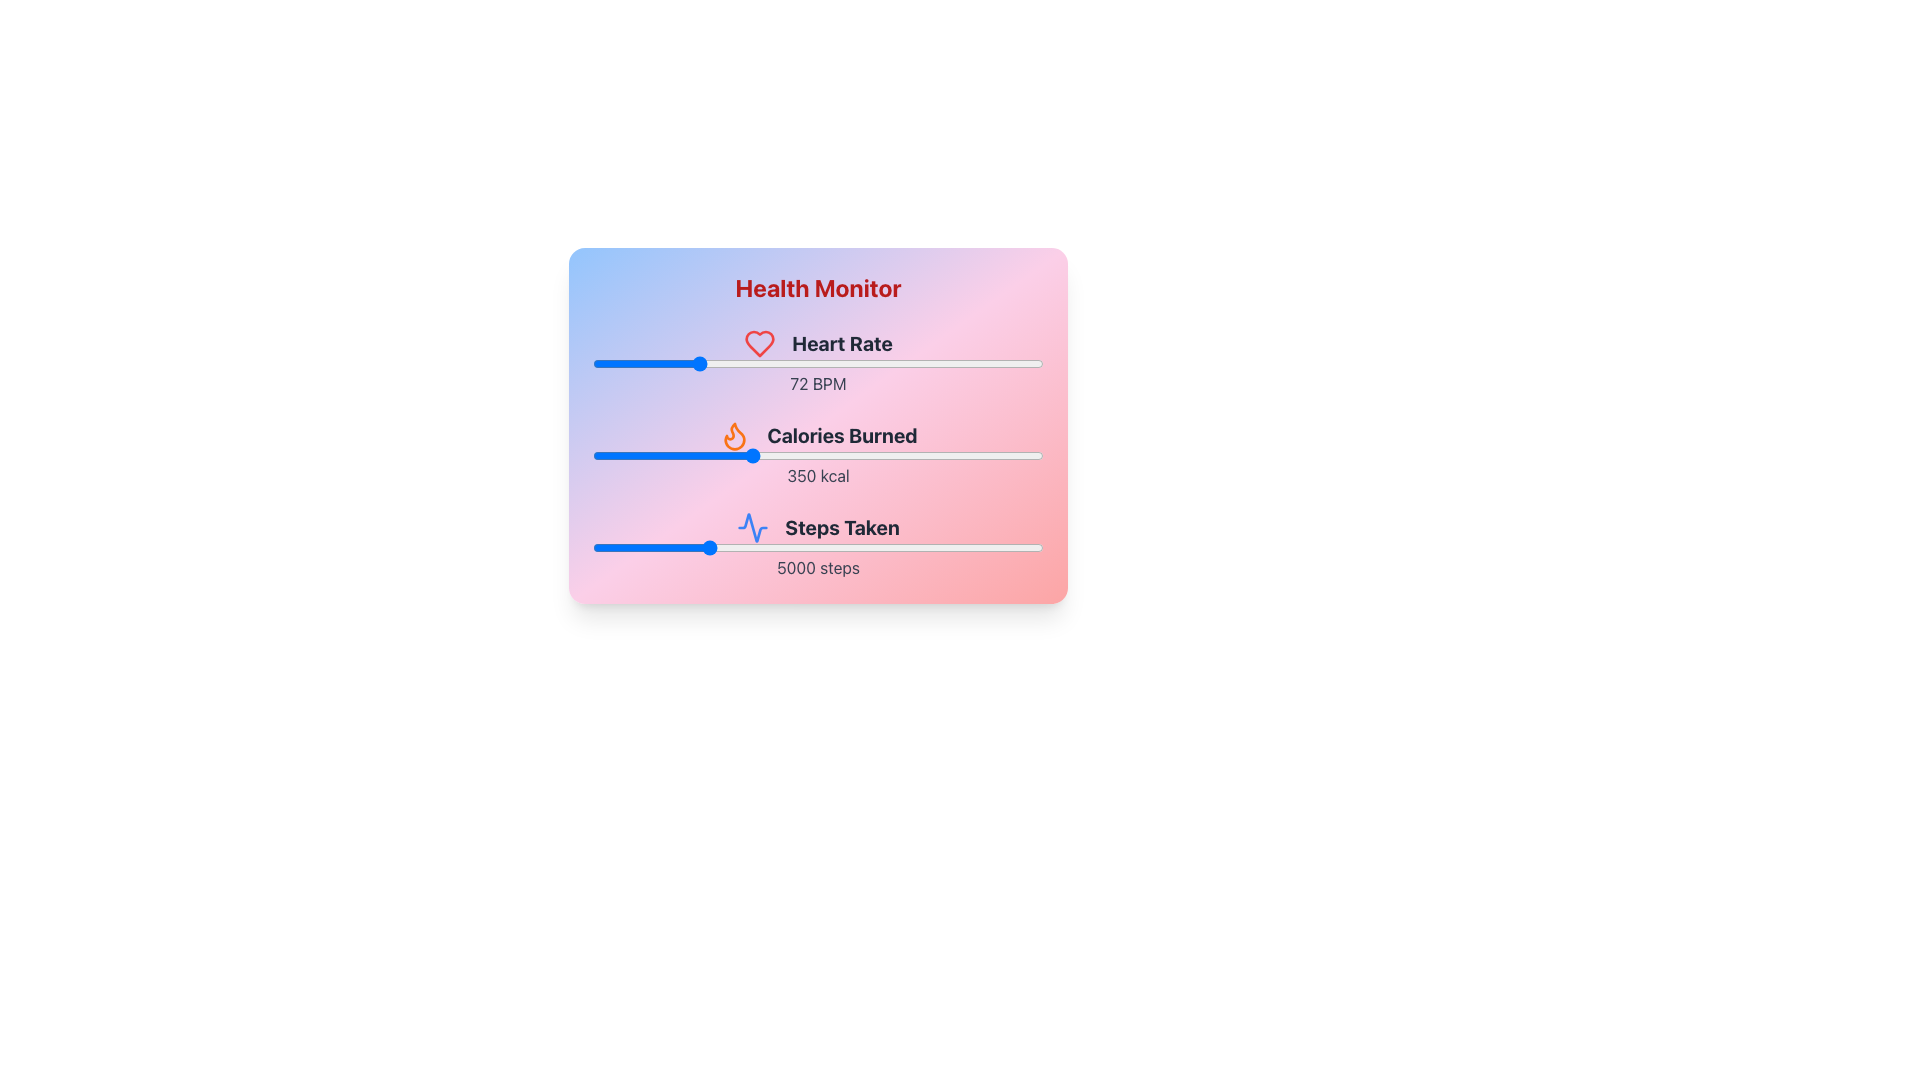 The height and width of the screenshot is (1080, 1920). Describe the element at coordinates (1032, 455) in the screenshot. I see `the calories burned slider` at that location.